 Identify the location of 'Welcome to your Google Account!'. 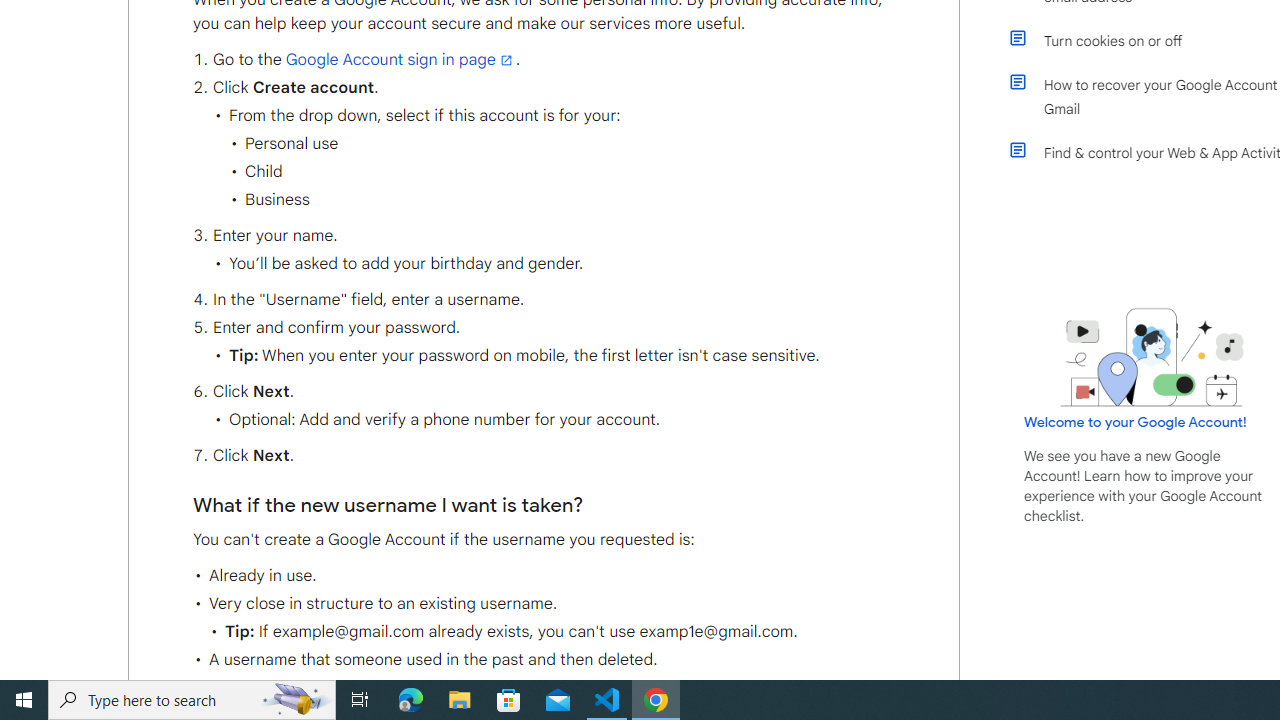
(1135, 421).